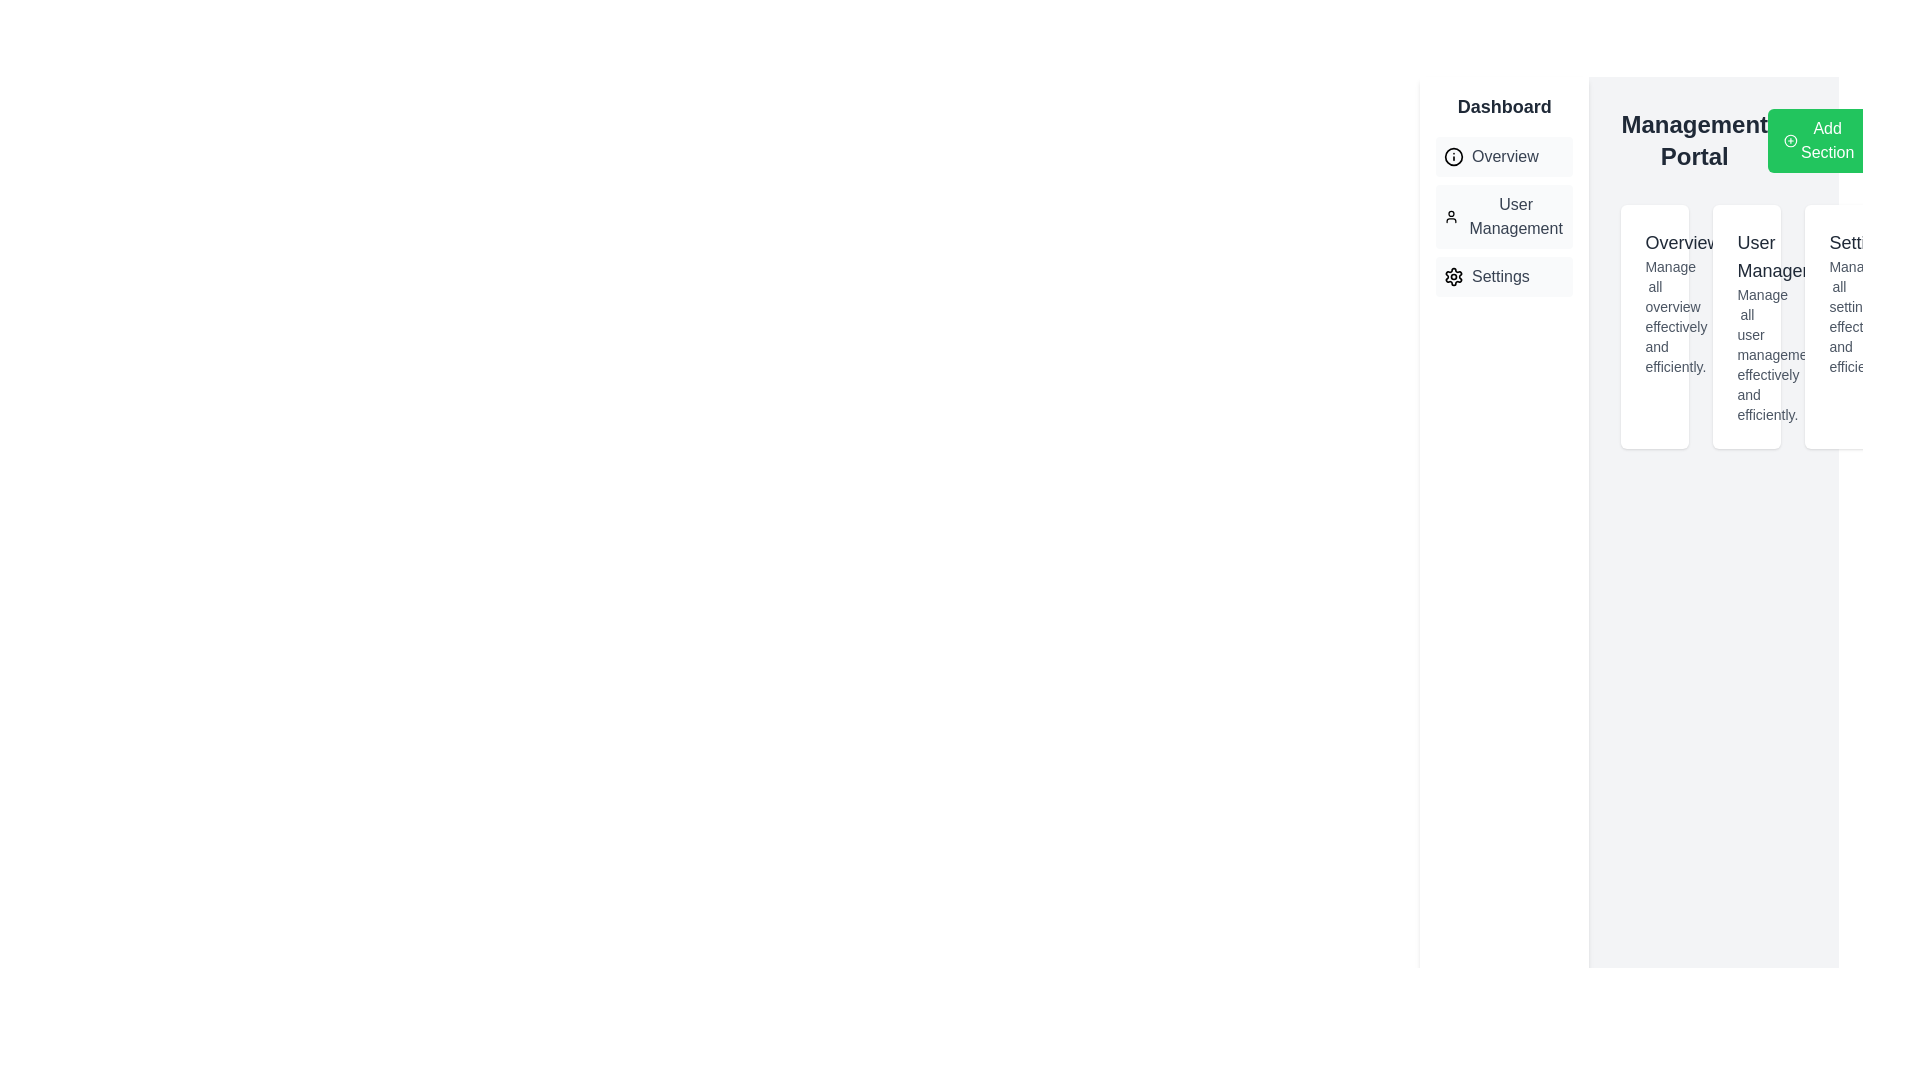 Image resolution: width=1920 pixels, height=1080 pixels. What do you see at coordinates (1655, 242) in the screenshot?
I see `title text located at the top of the first card in the horizontal list, under the heading 'Management Portal'` at bounding box center [1655, 242].